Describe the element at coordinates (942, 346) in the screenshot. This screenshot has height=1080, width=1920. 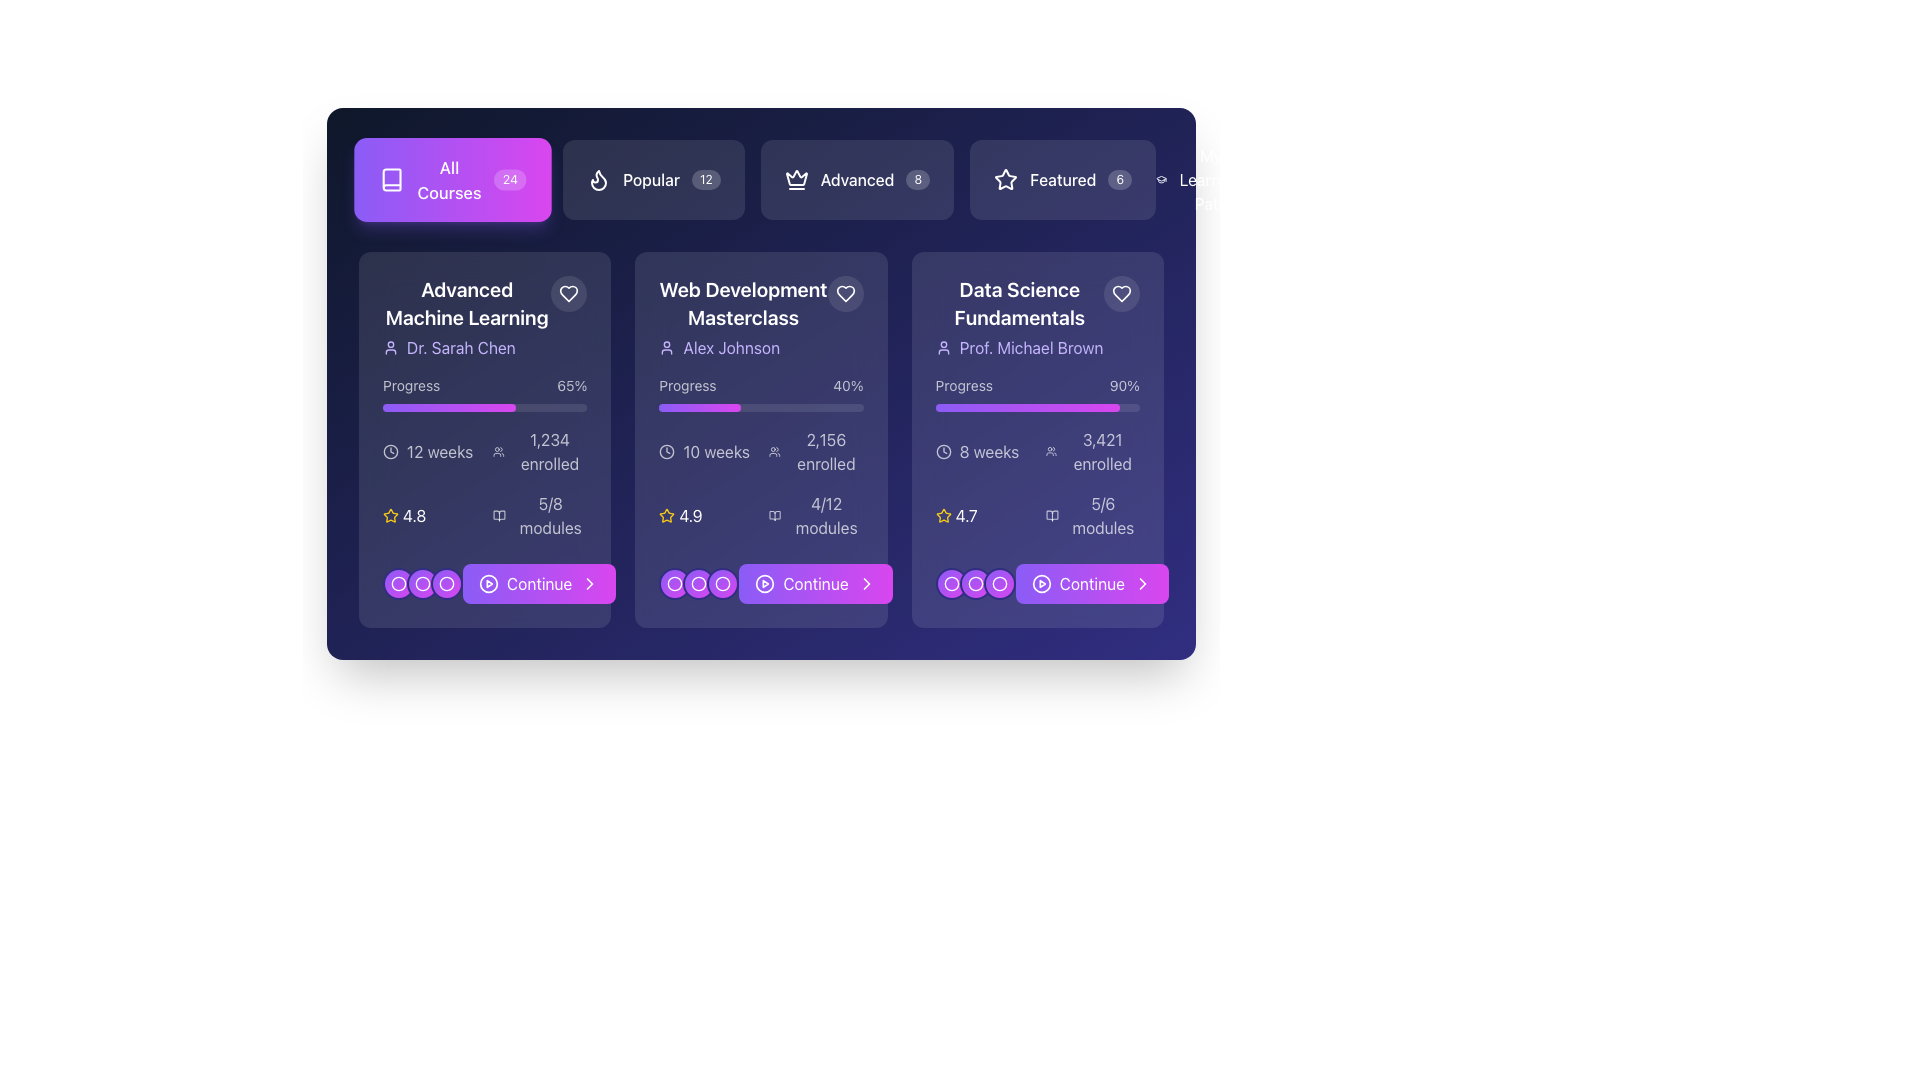
I see `the user icon representing 'Prof. Michael Brown' in the 'Data Science Fundamentals' card` at that location.